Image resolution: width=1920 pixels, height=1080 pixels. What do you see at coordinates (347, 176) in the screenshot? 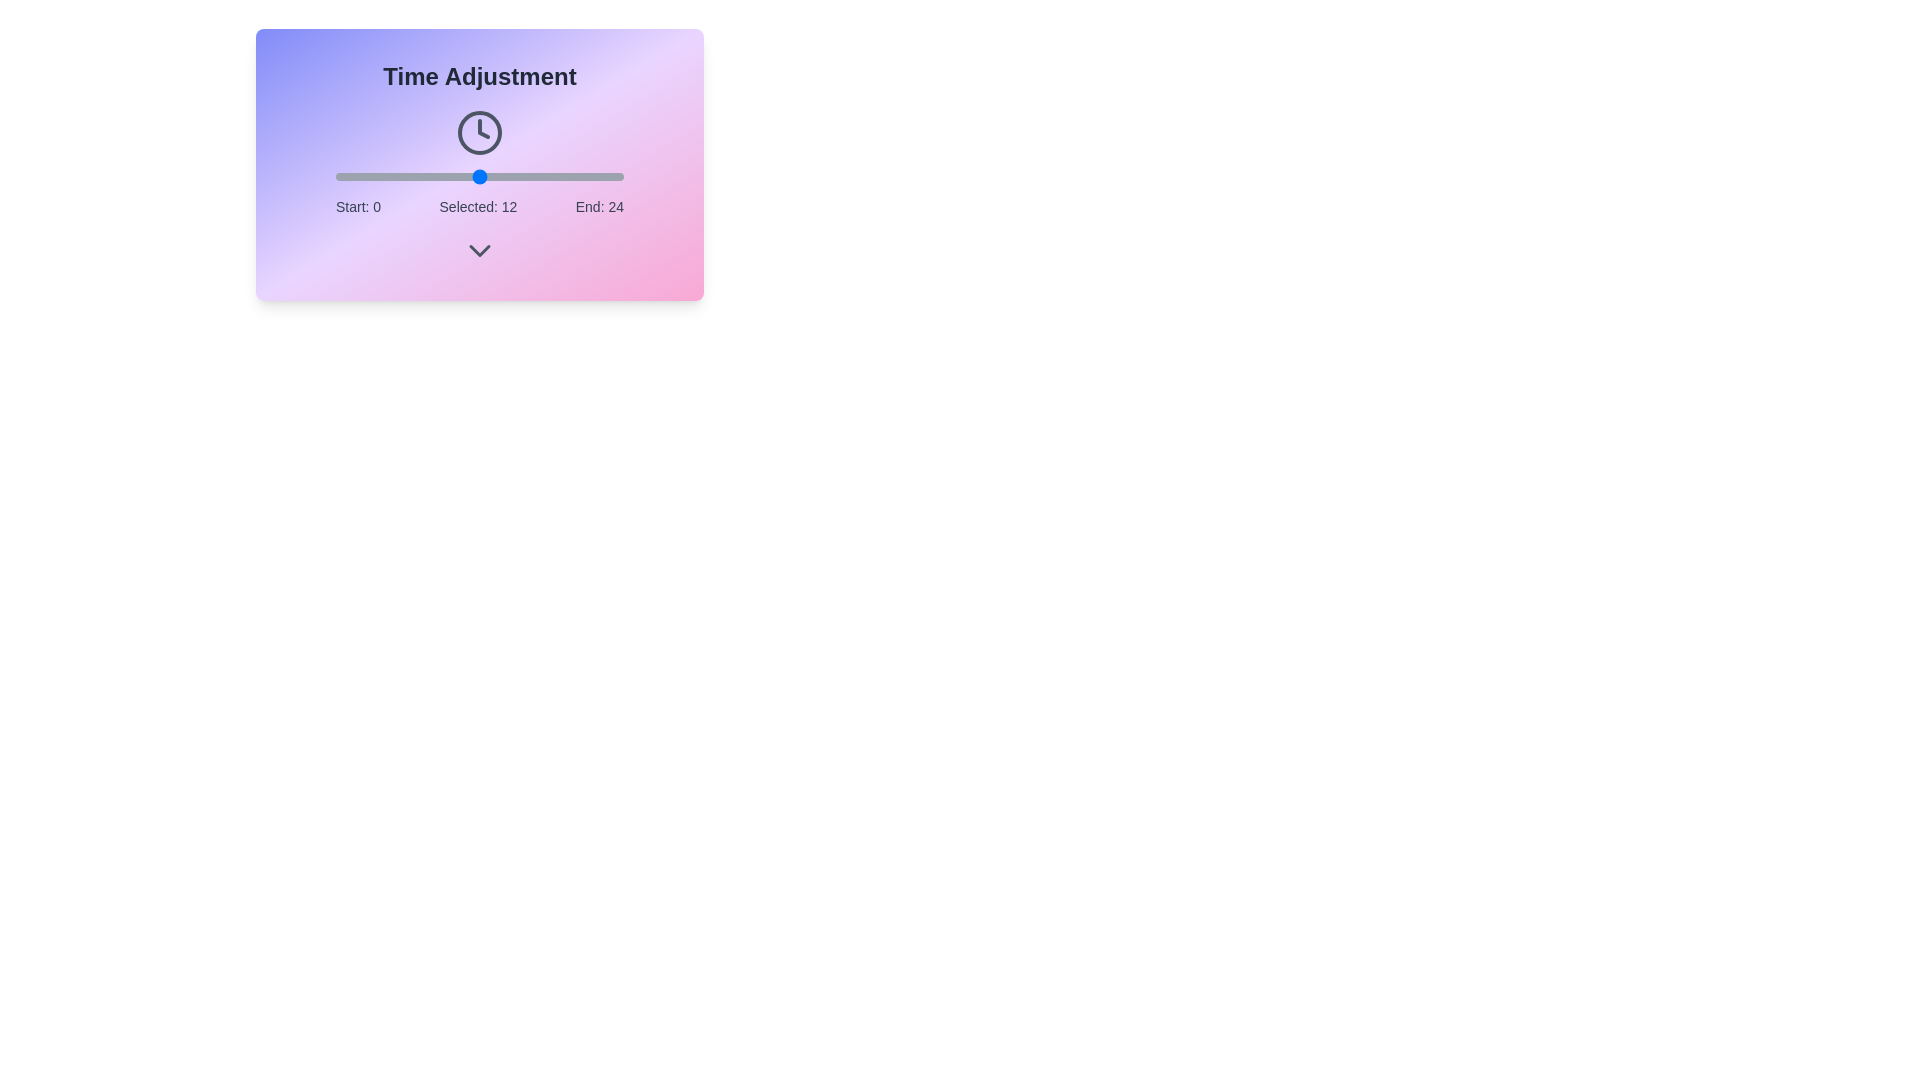
I see `the time slider to 1` at bounding box center [347, 176].